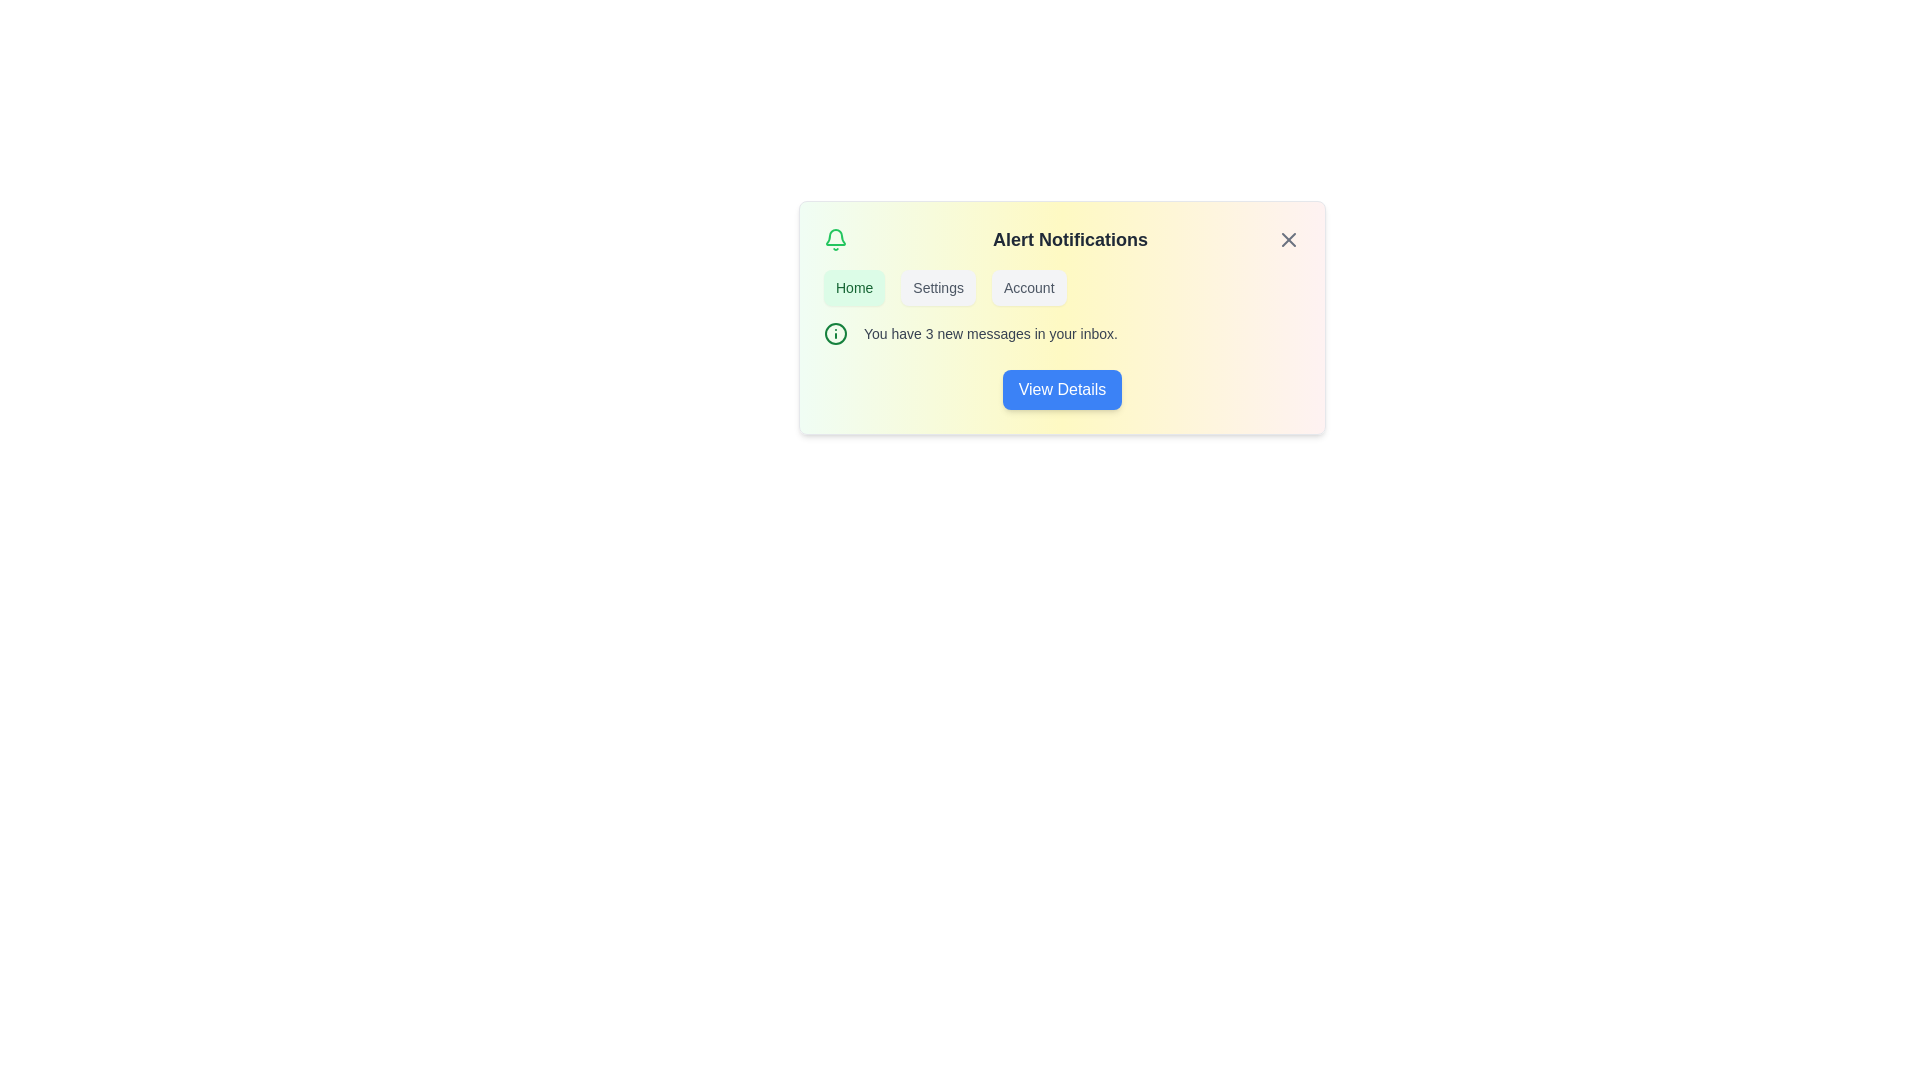 This screenshot has height=1080, width=1920. Describe the element at coordinates (1061, 389) in the screenshot. I see `the 'View Details' button` at that location.